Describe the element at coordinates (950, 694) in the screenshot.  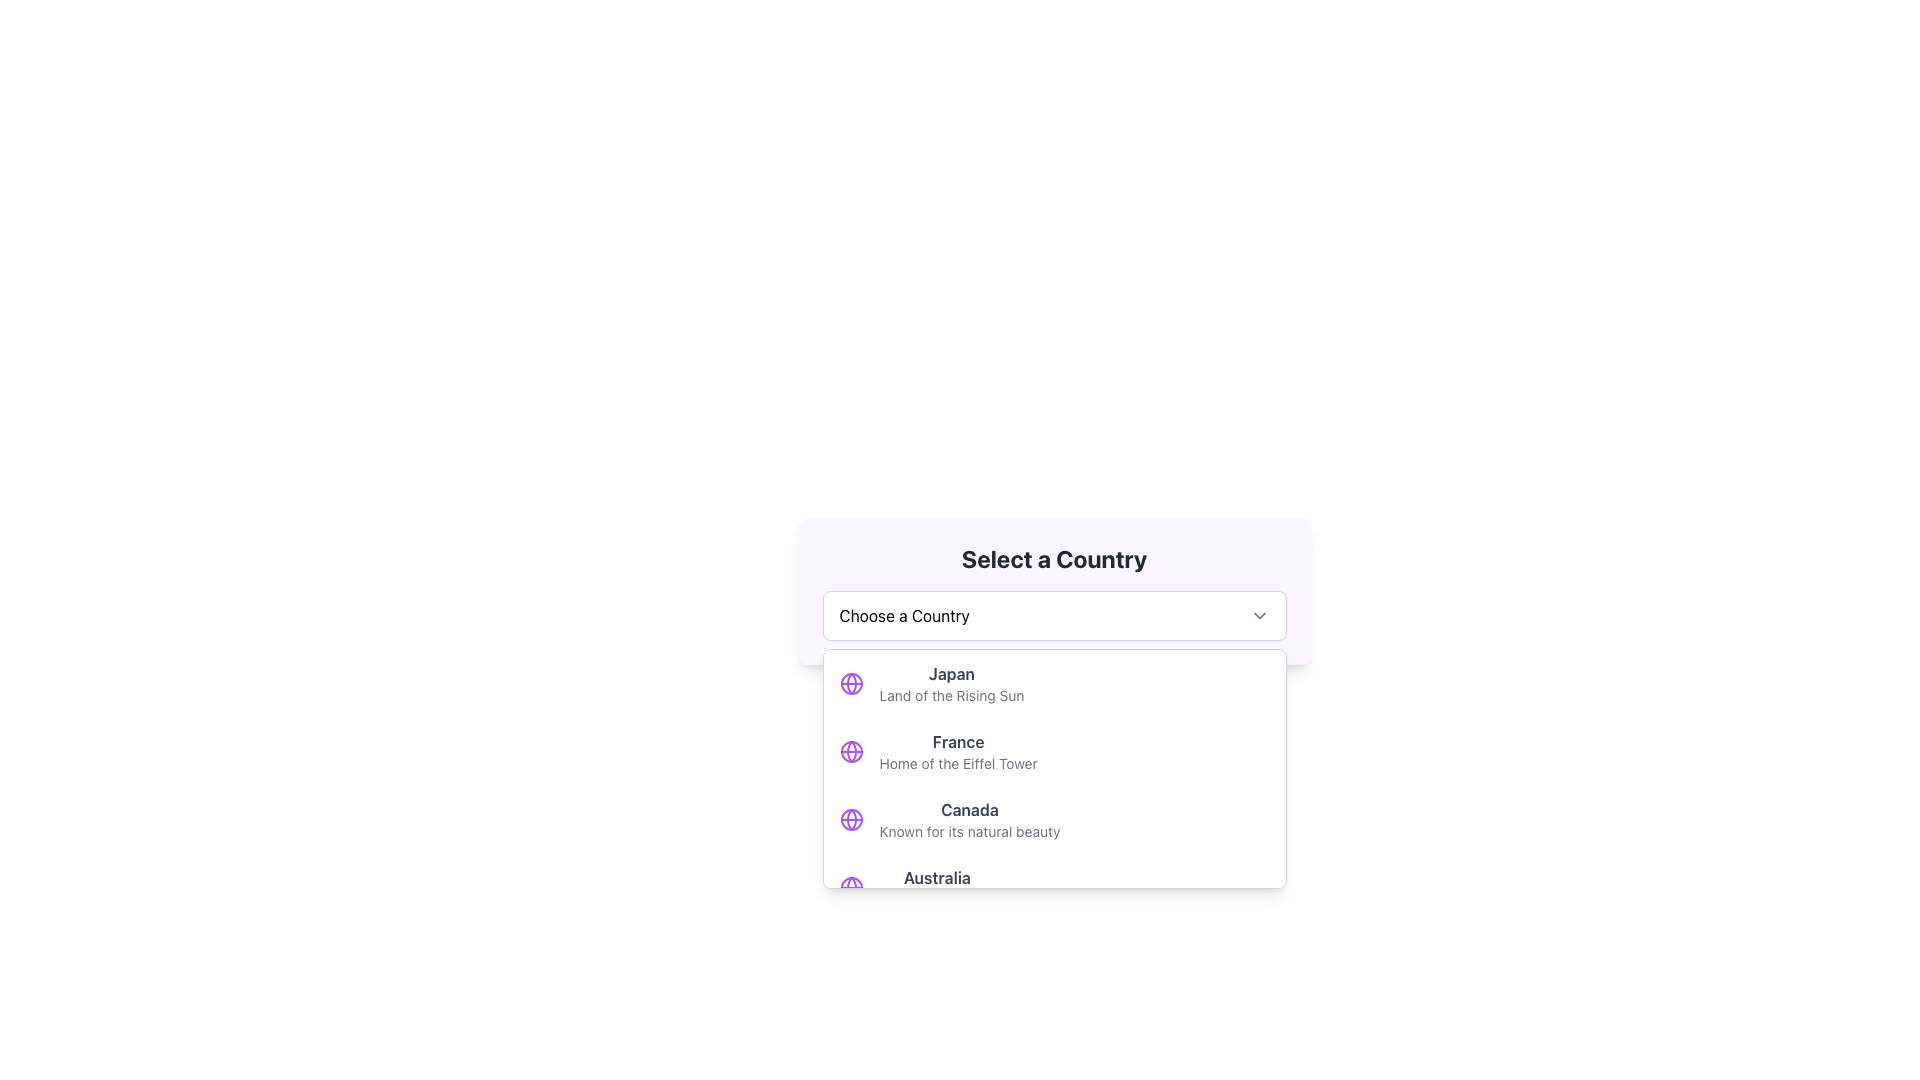
I see `the Text Label that provides supplementary information for the 'Japan' option in the dropdown menu 'Select a Country', which is positioned directly below the 'Japan' label` at that location.